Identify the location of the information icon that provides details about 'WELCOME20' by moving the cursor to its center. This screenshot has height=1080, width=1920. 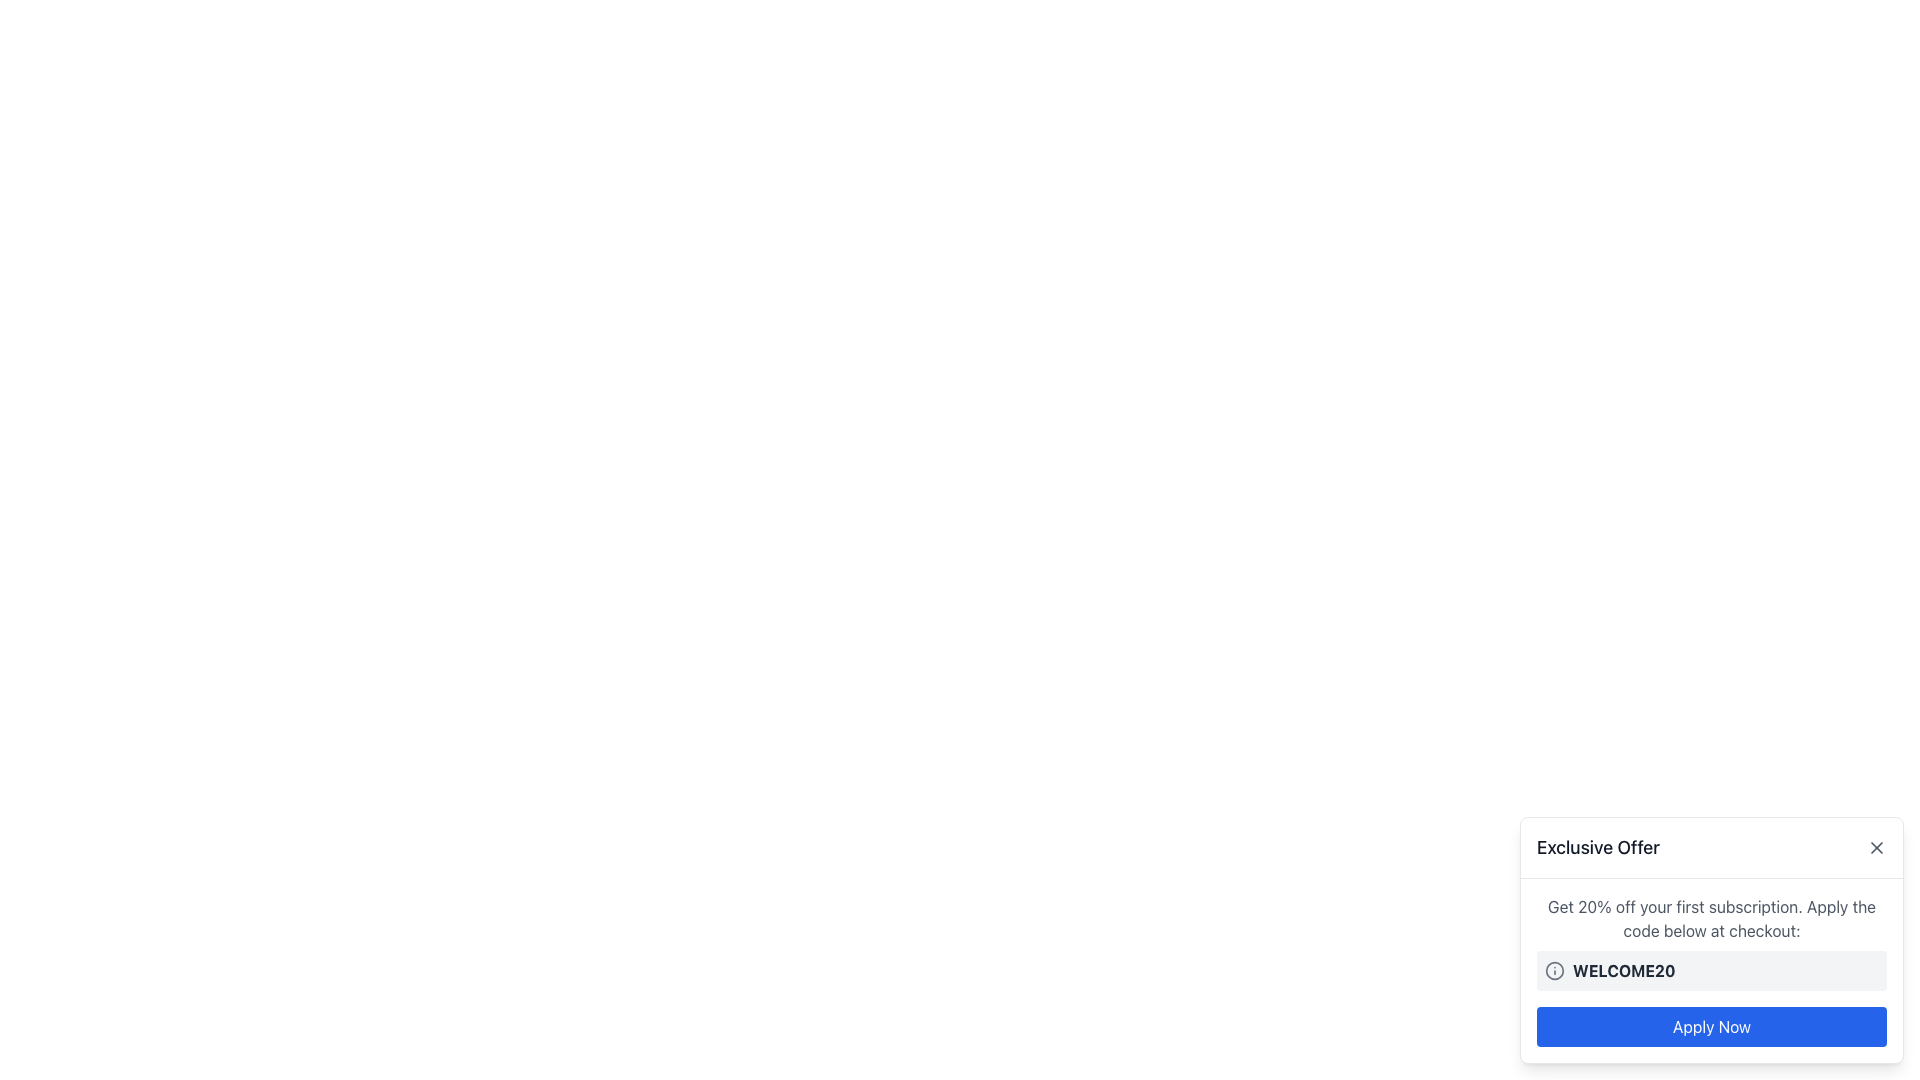
(1554, 970).